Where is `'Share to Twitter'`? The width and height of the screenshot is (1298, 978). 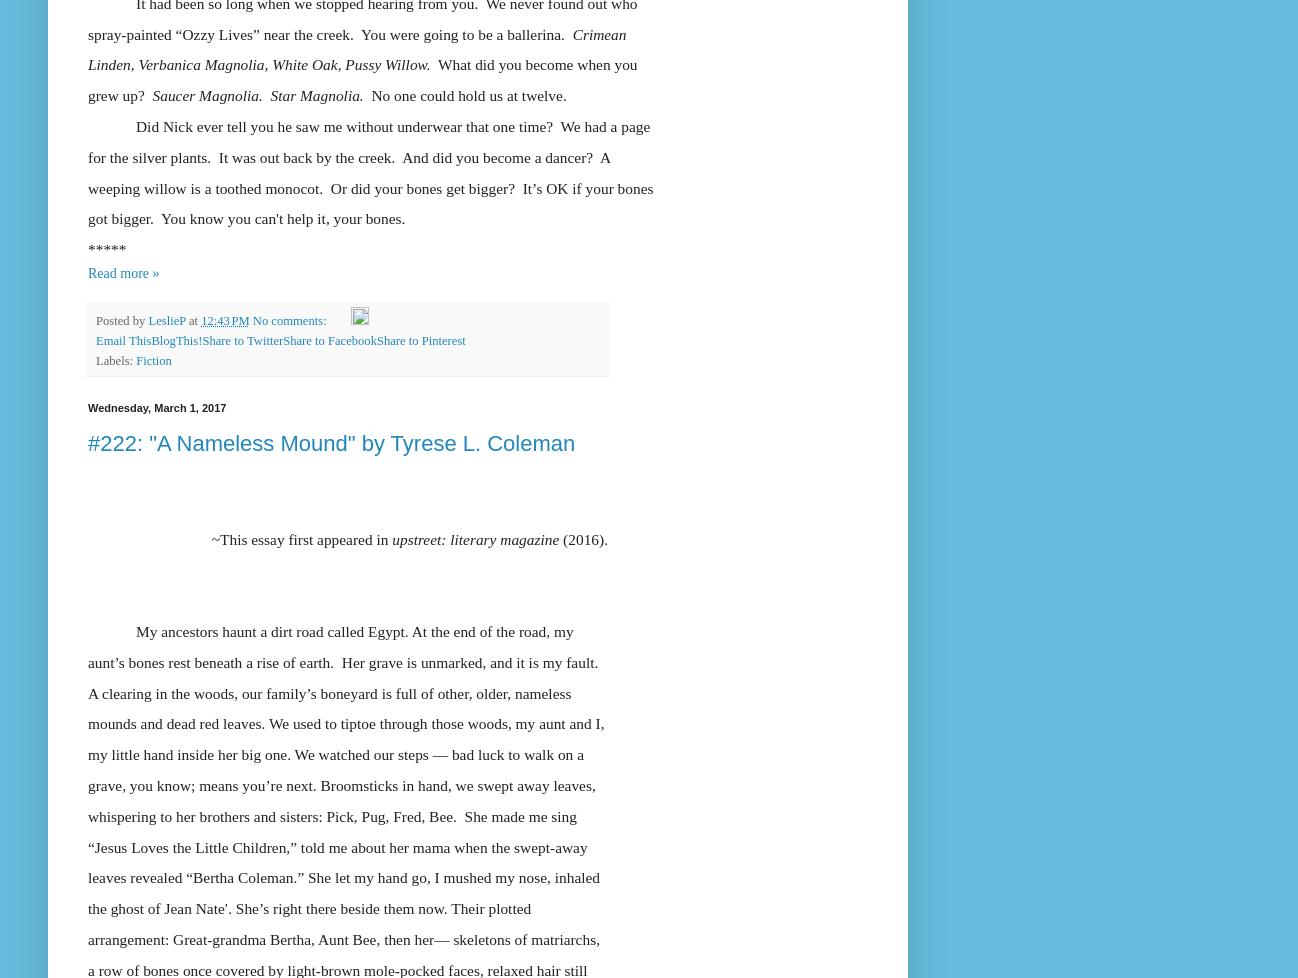 'Share to Twitter' is located at coordinates (242, 340).